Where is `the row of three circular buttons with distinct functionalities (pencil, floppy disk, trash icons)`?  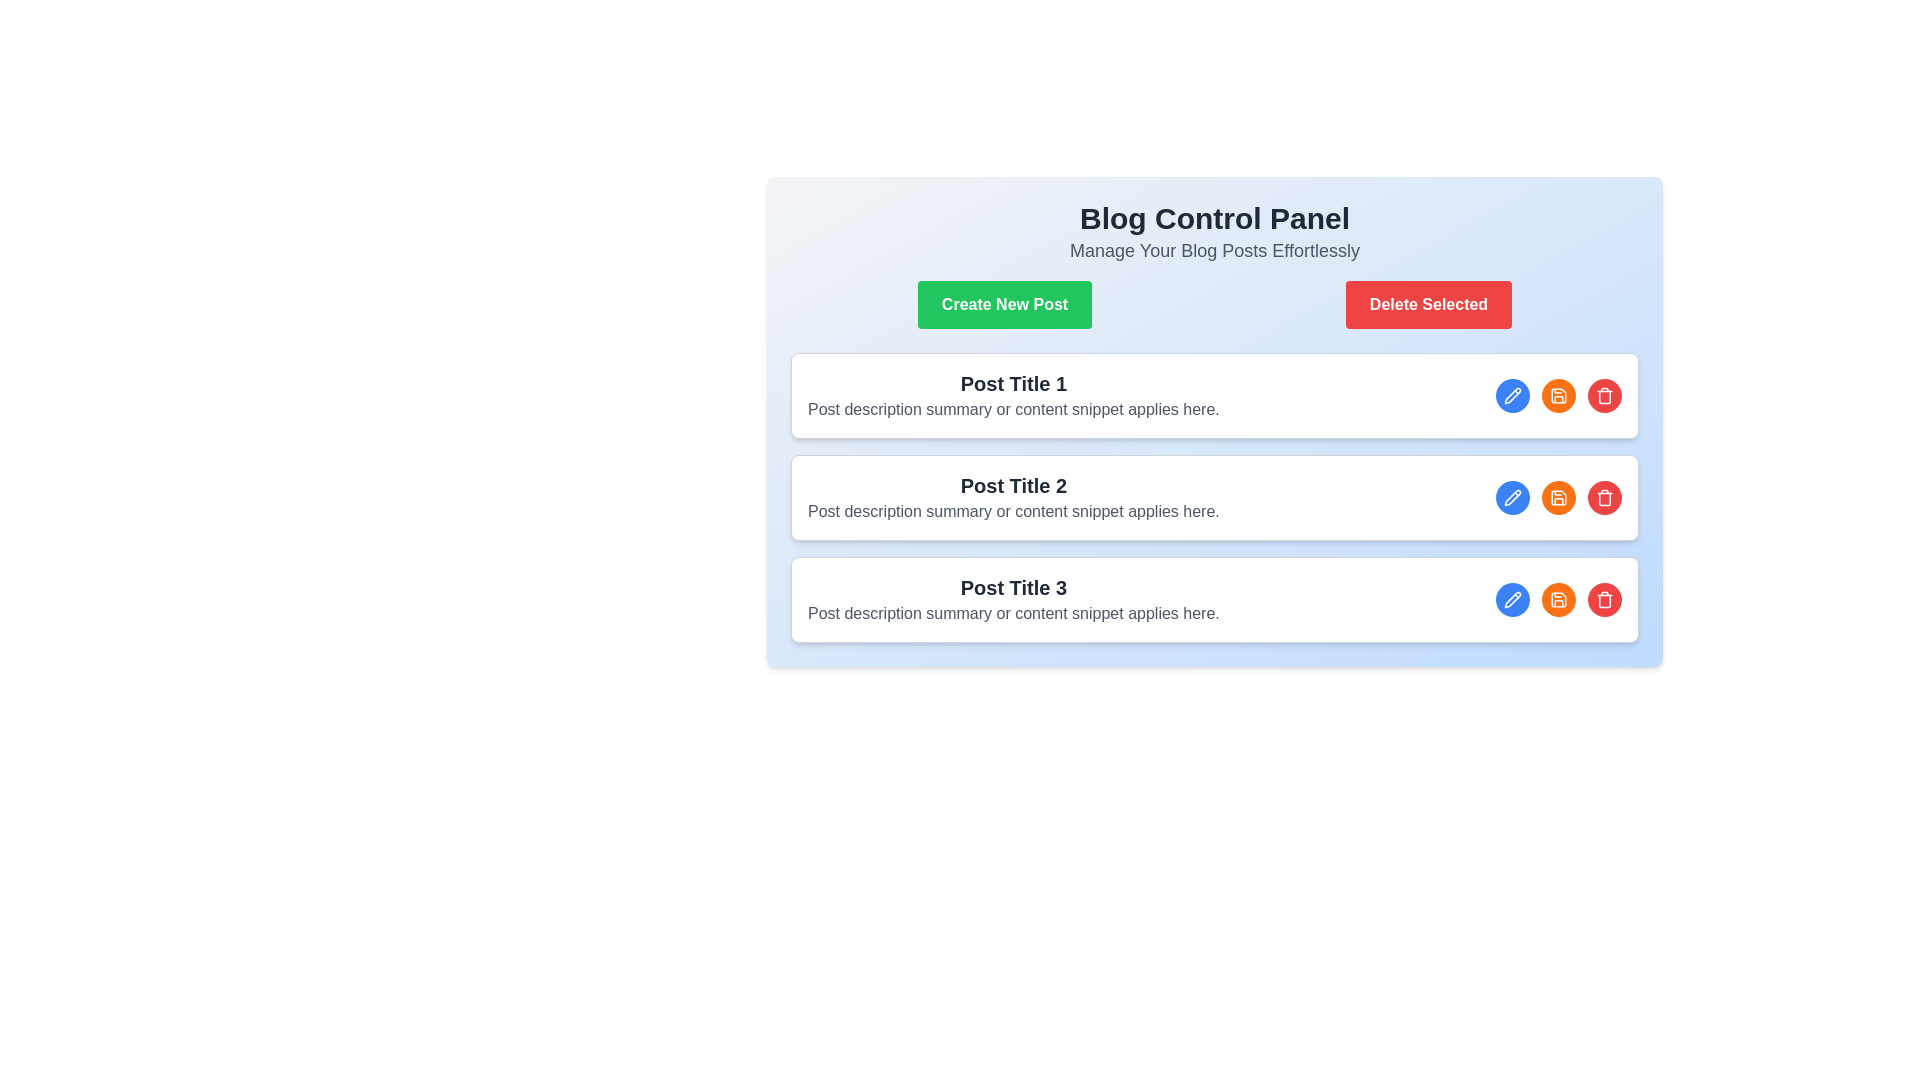 the row of three circular buttons with distinct functionalities (pencil, floppy disk, trash icons) is located at coordinates (1558, 599).